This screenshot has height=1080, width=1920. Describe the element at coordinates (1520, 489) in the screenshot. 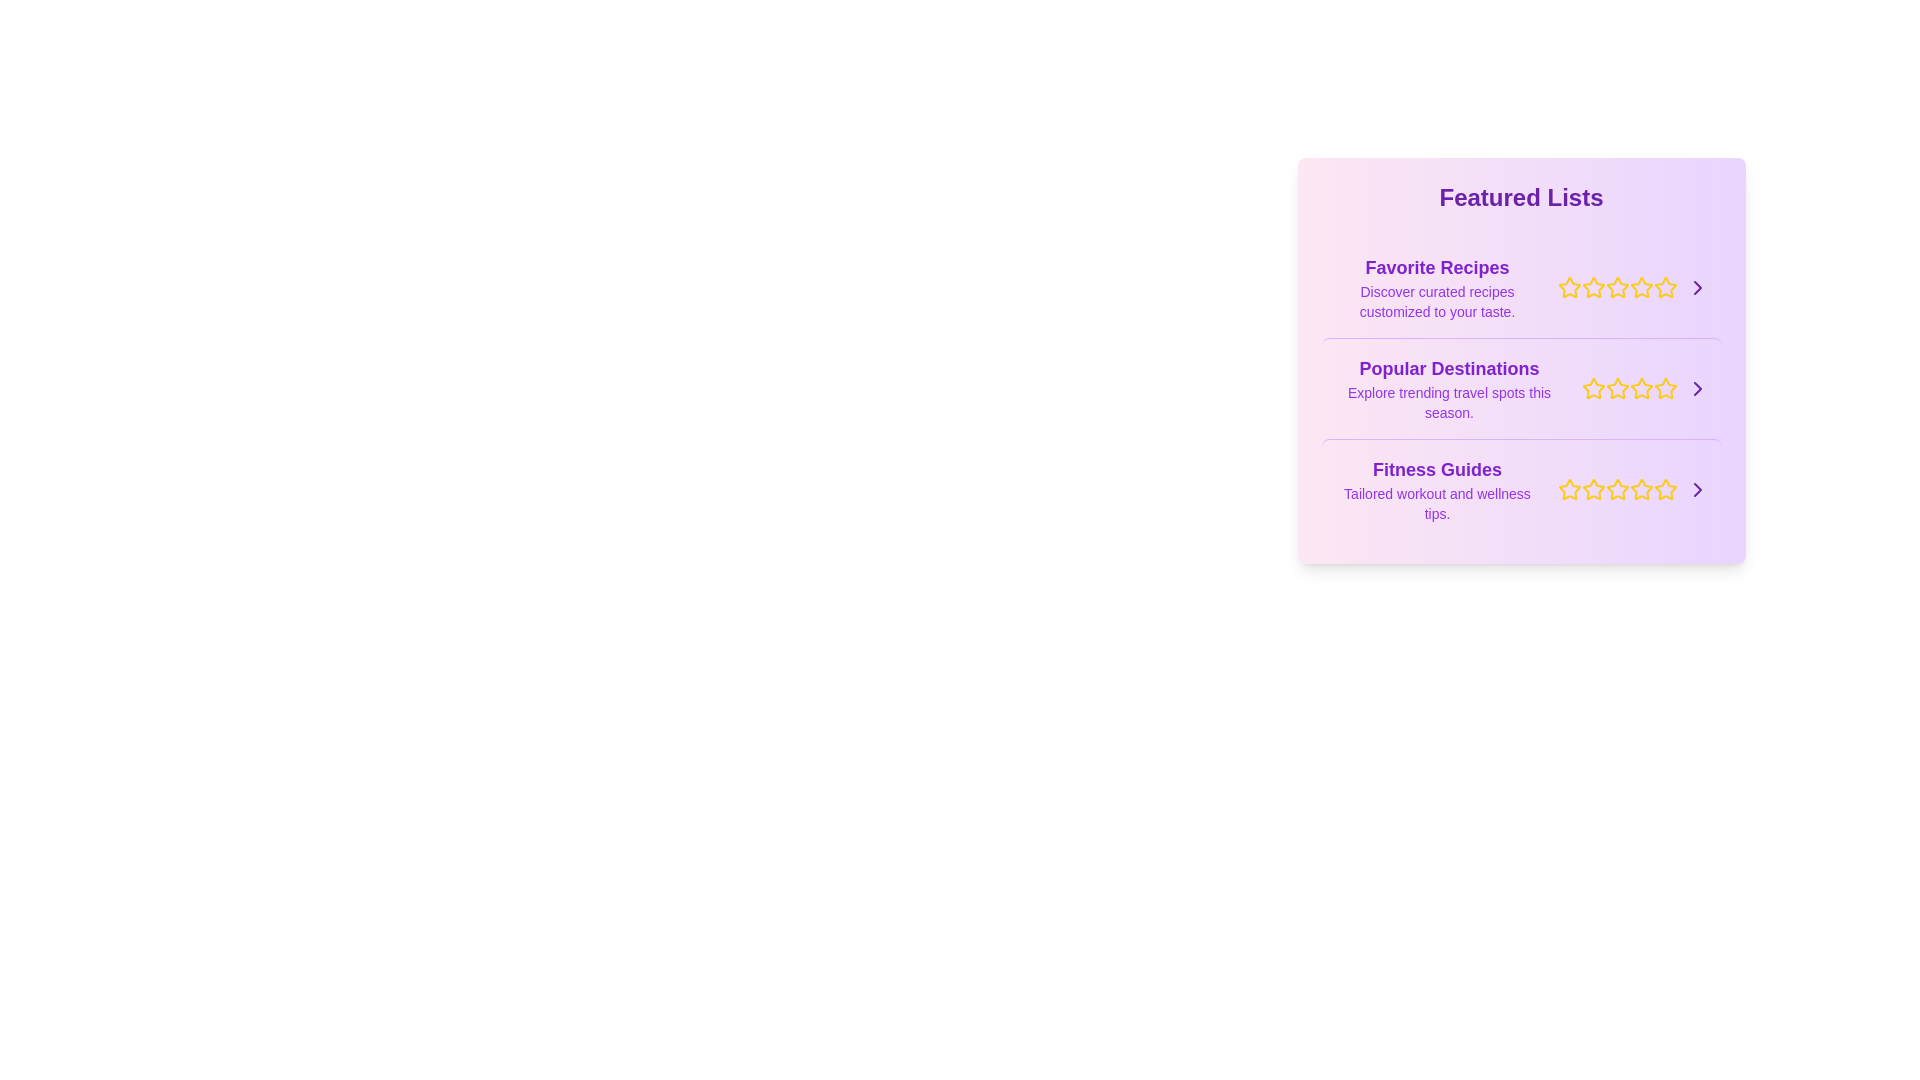

I see `the list item labeled 'Fitness Guides' to select it` at that location.